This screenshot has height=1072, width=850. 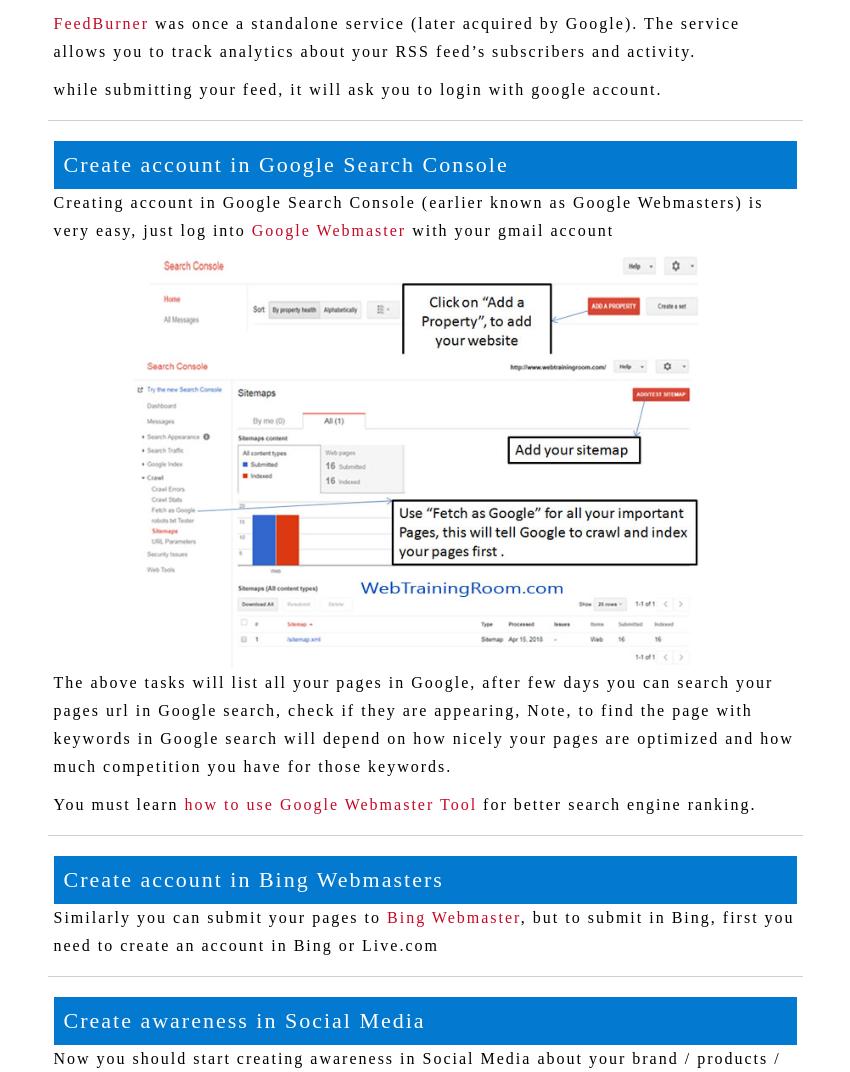 What do you see at coordinates (510, 229) in the screenshot?
I see `'with your gmail account'` at bounding box center [510, 229].